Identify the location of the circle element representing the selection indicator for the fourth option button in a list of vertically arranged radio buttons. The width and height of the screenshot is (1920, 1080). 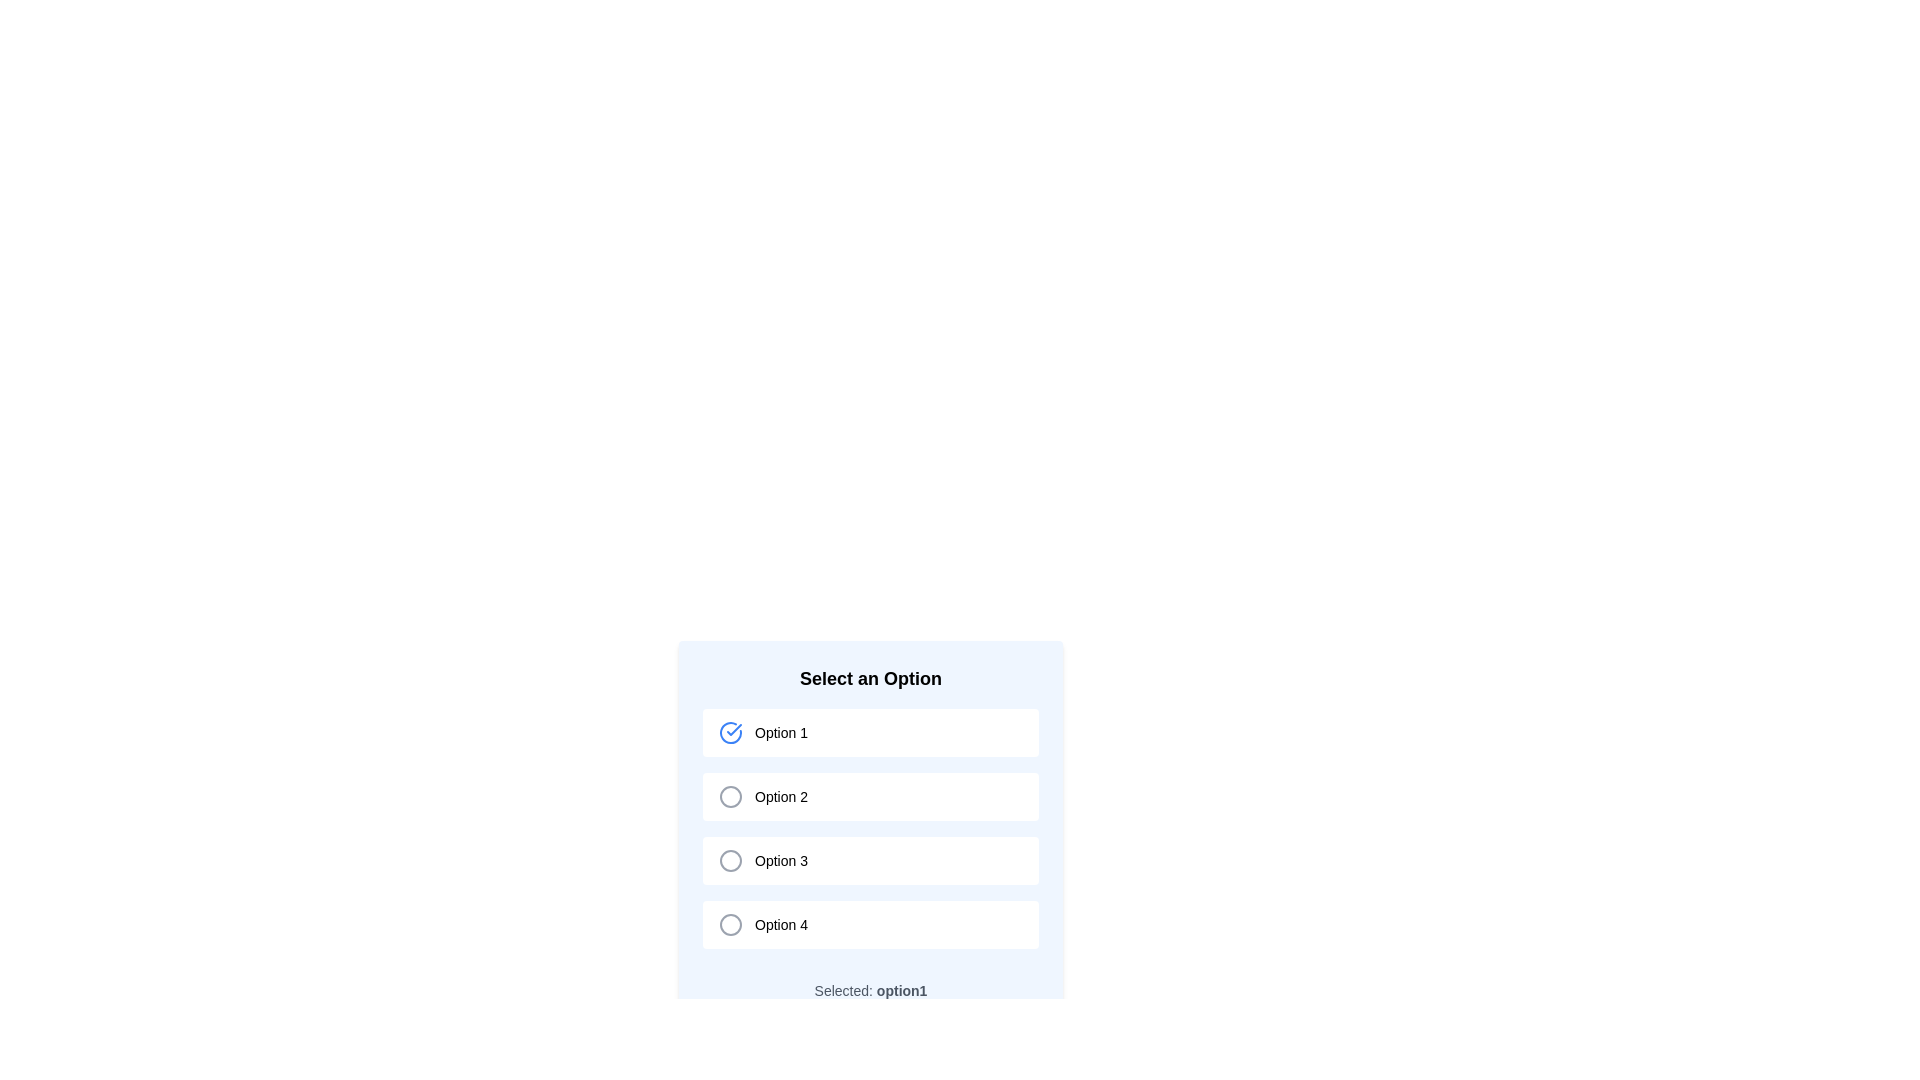
(729, 925).